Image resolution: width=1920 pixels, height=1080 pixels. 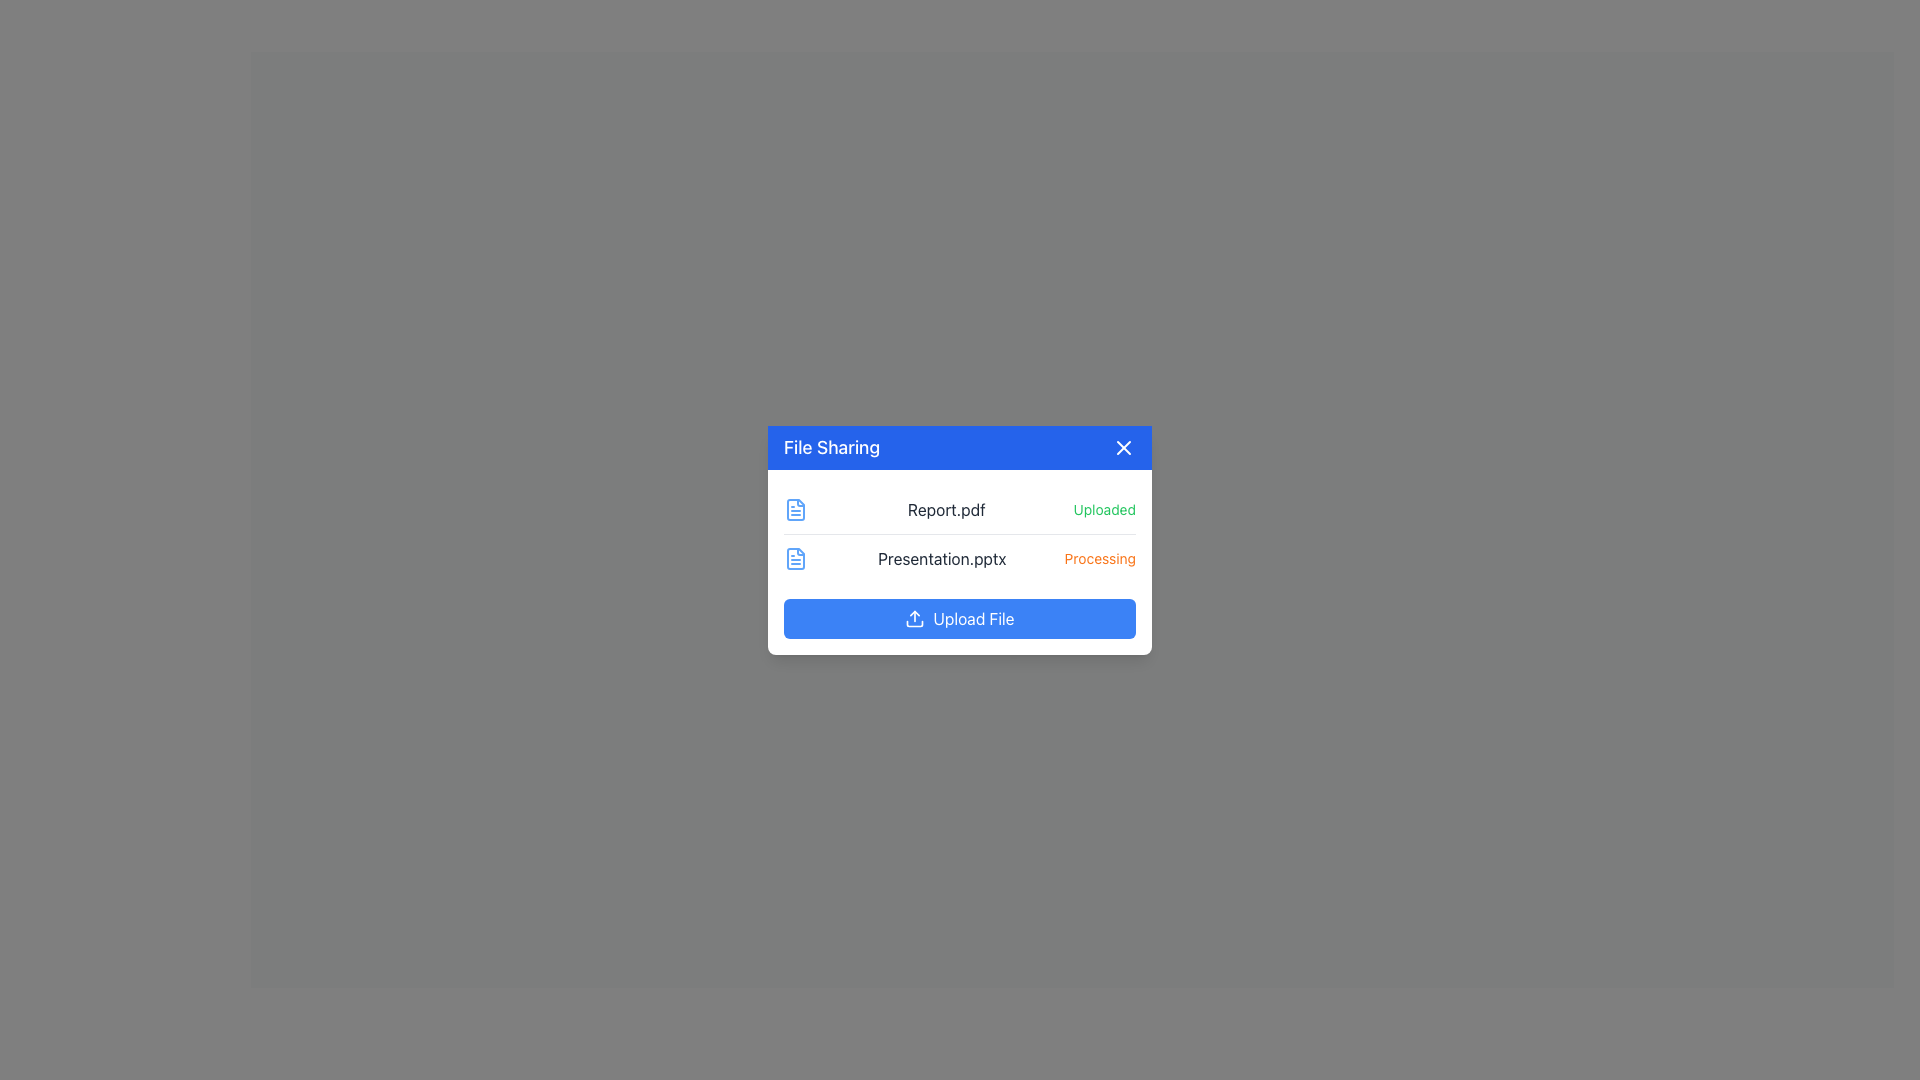 I want to click on the upload file icon located centrally inside the 'Upload File' button, which is positioned towards the left edge of the button's text label, so click(x=914, y=617).